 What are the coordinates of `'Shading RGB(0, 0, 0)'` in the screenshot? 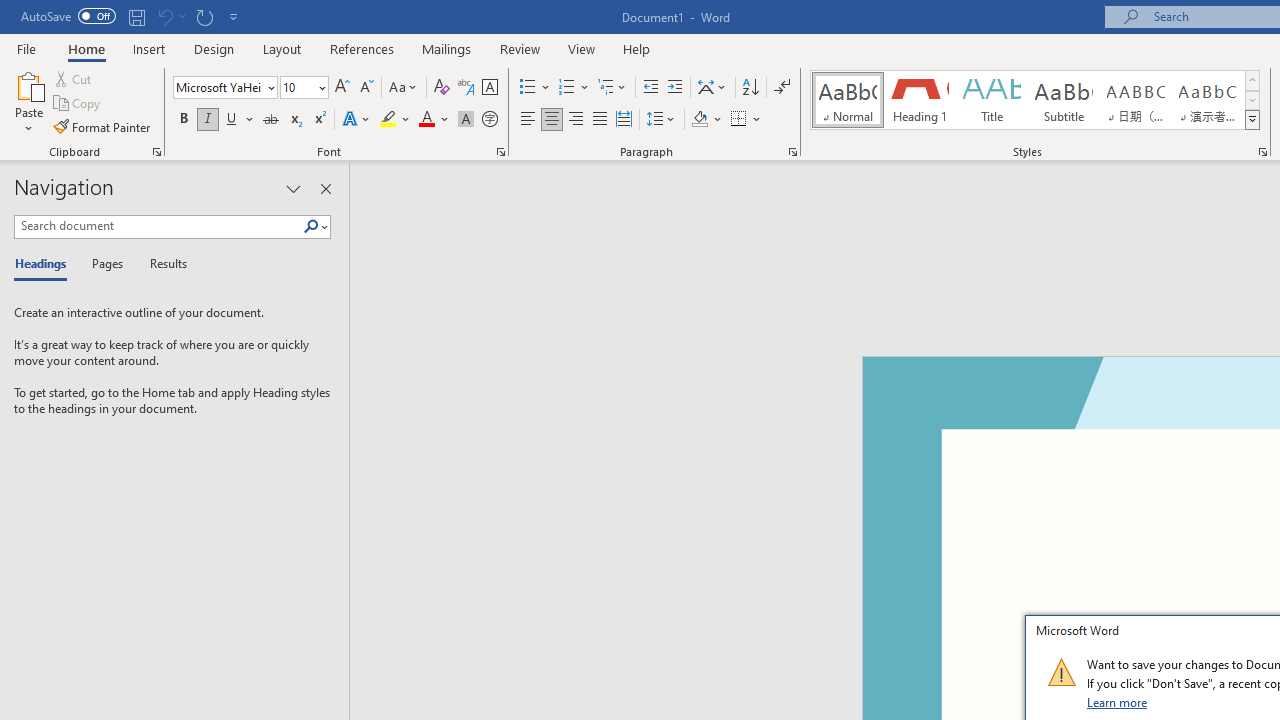 It's located at (699, 119).